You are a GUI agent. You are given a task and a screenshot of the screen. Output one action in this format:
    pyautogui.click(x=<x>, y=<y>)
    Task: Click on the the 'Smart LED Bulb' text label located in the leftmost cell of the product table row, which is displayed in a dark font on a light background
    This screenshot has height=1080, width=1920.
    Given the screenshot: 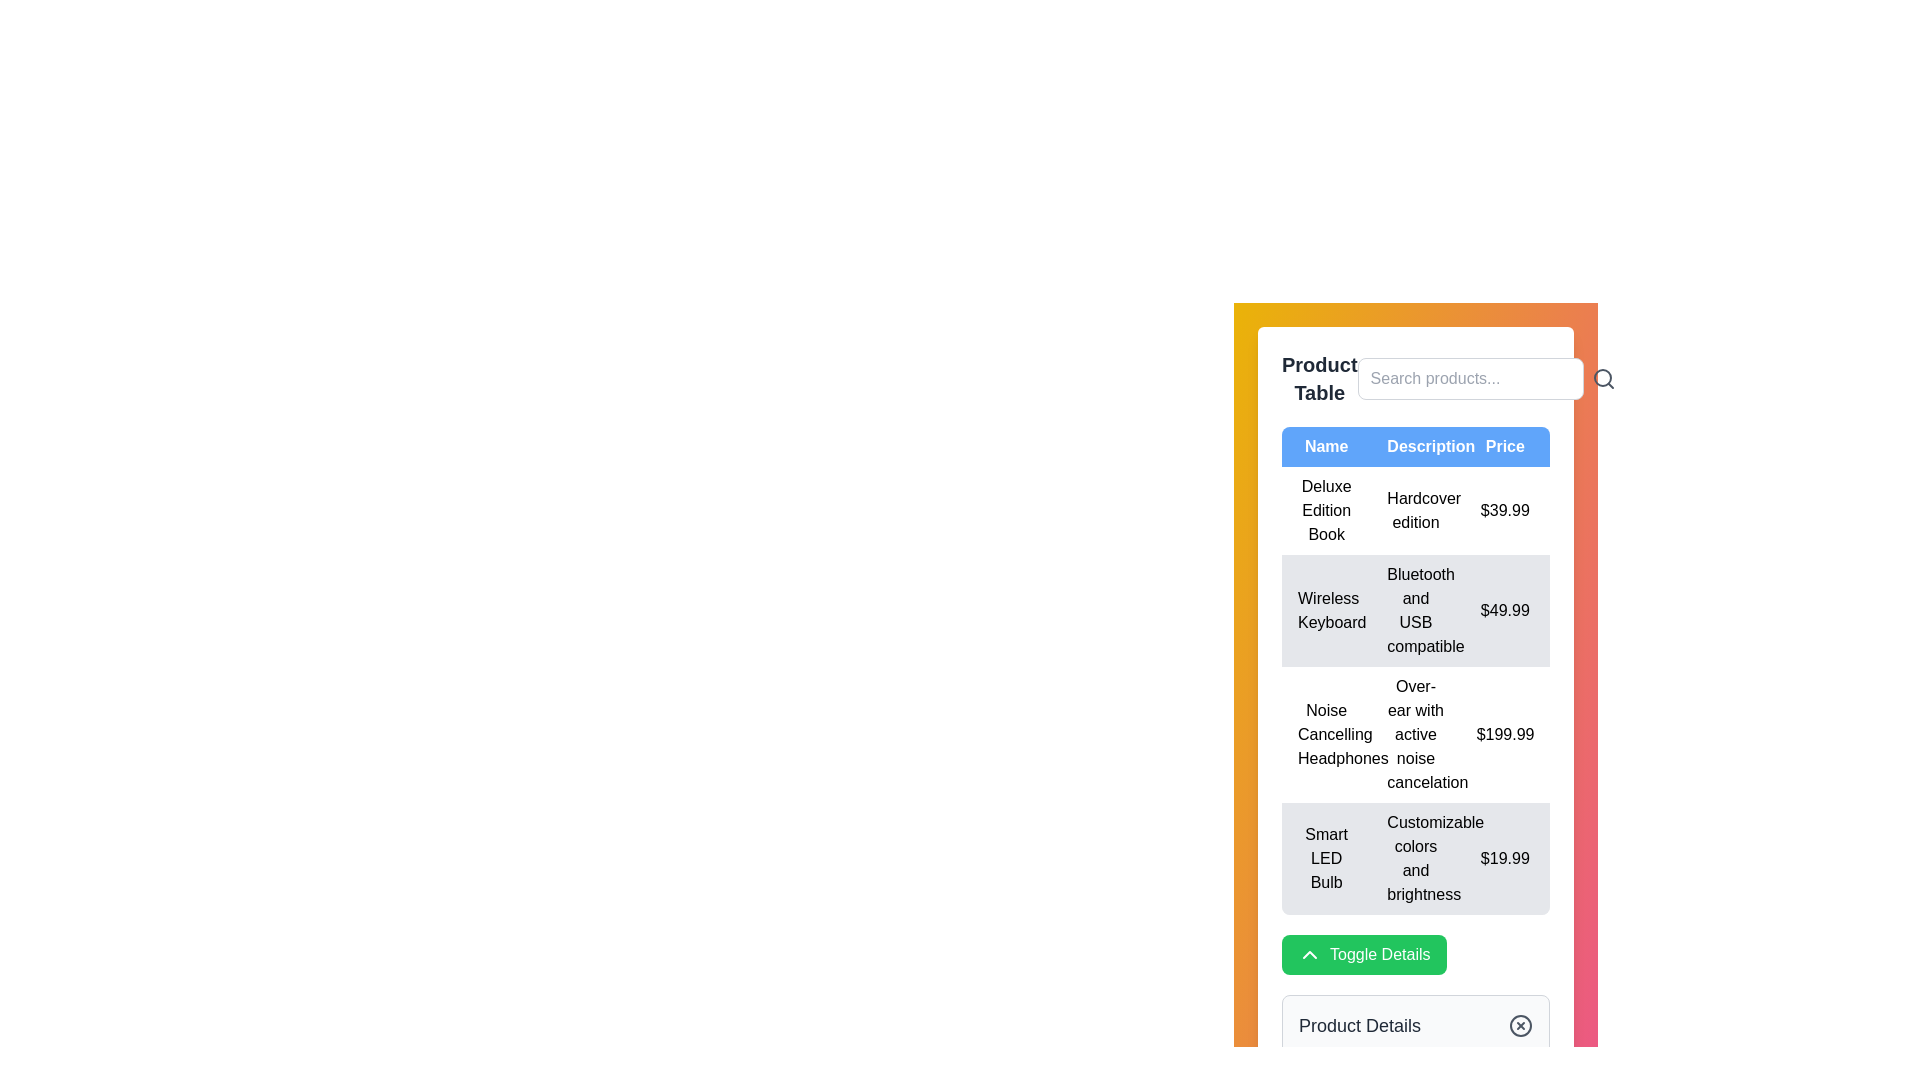 What is the action you would take?
    pyautogui.click(x=1326, y=858)
    